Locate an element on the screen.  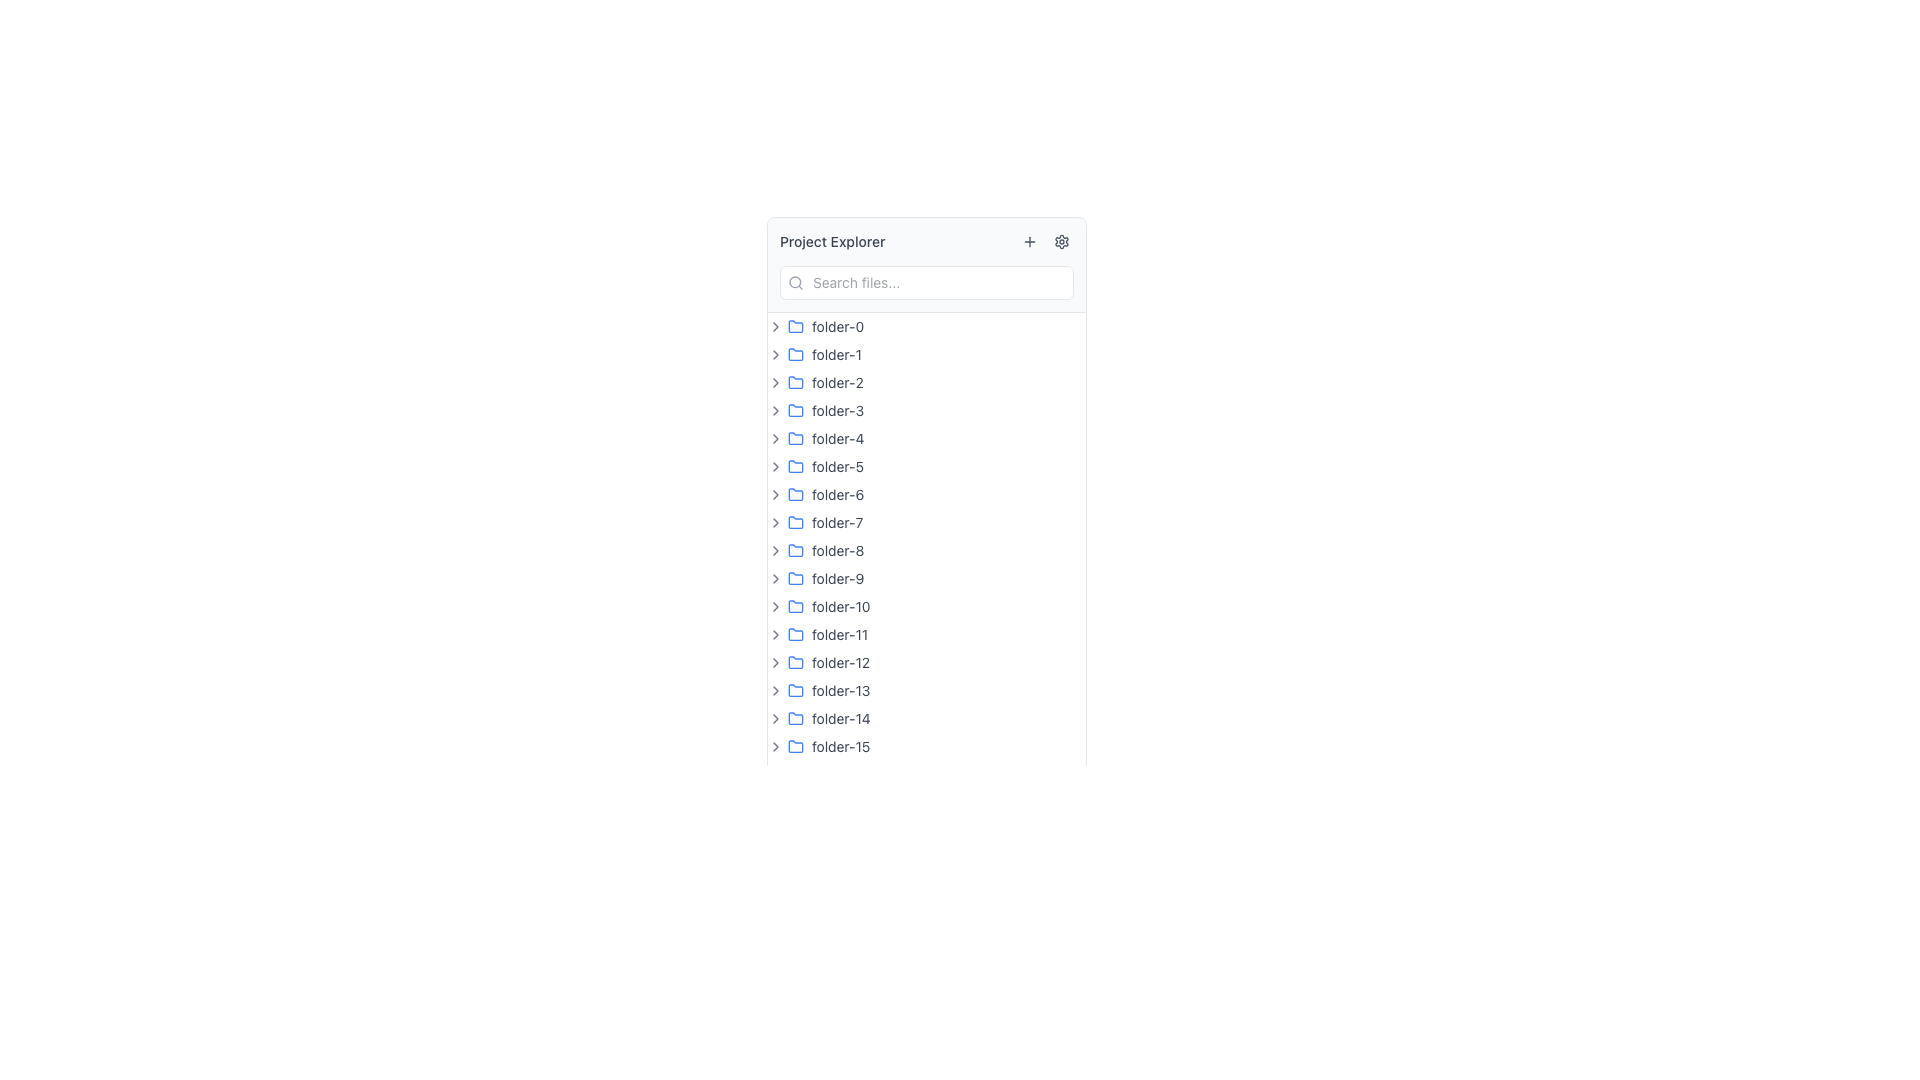
the expand/collapse icon located in the project explorer for 'folder-10' is located at coordinates (775, 605).